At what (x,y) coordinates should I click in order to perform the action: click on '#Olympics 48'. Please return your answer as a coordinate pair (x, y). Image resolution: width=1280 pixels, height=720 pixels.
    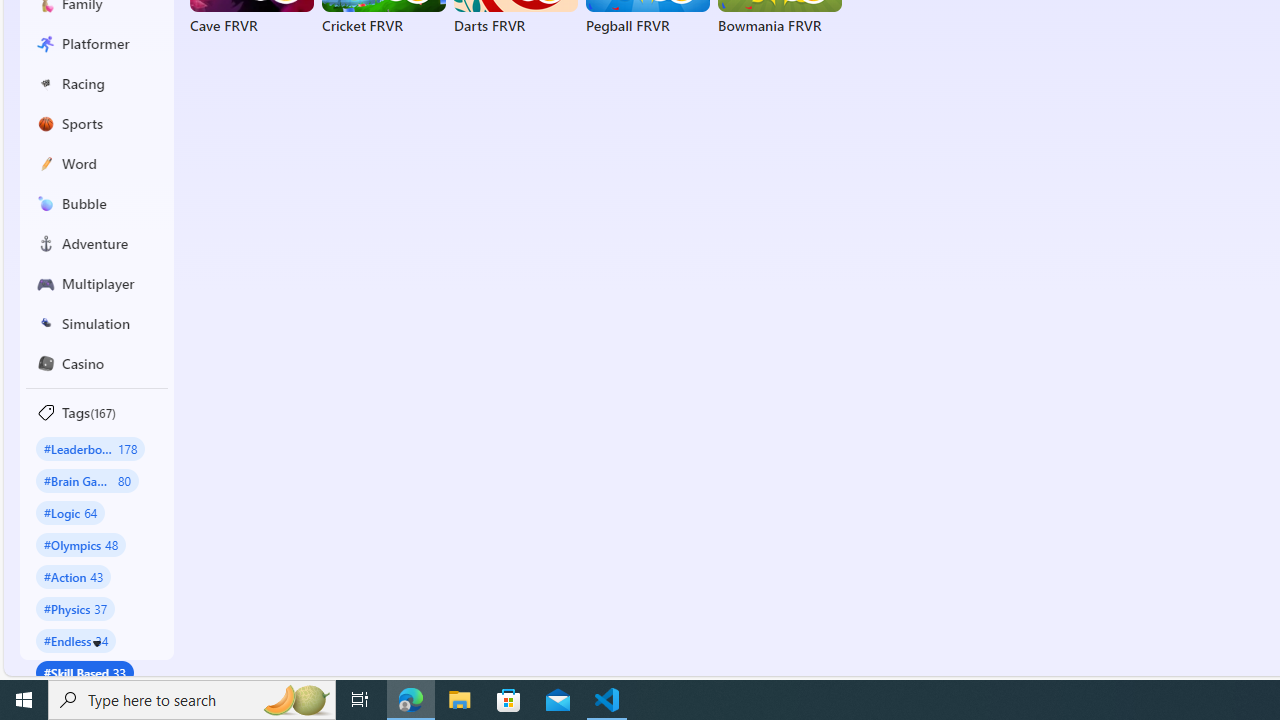
    Looking at the image, I should click on (80, 544).